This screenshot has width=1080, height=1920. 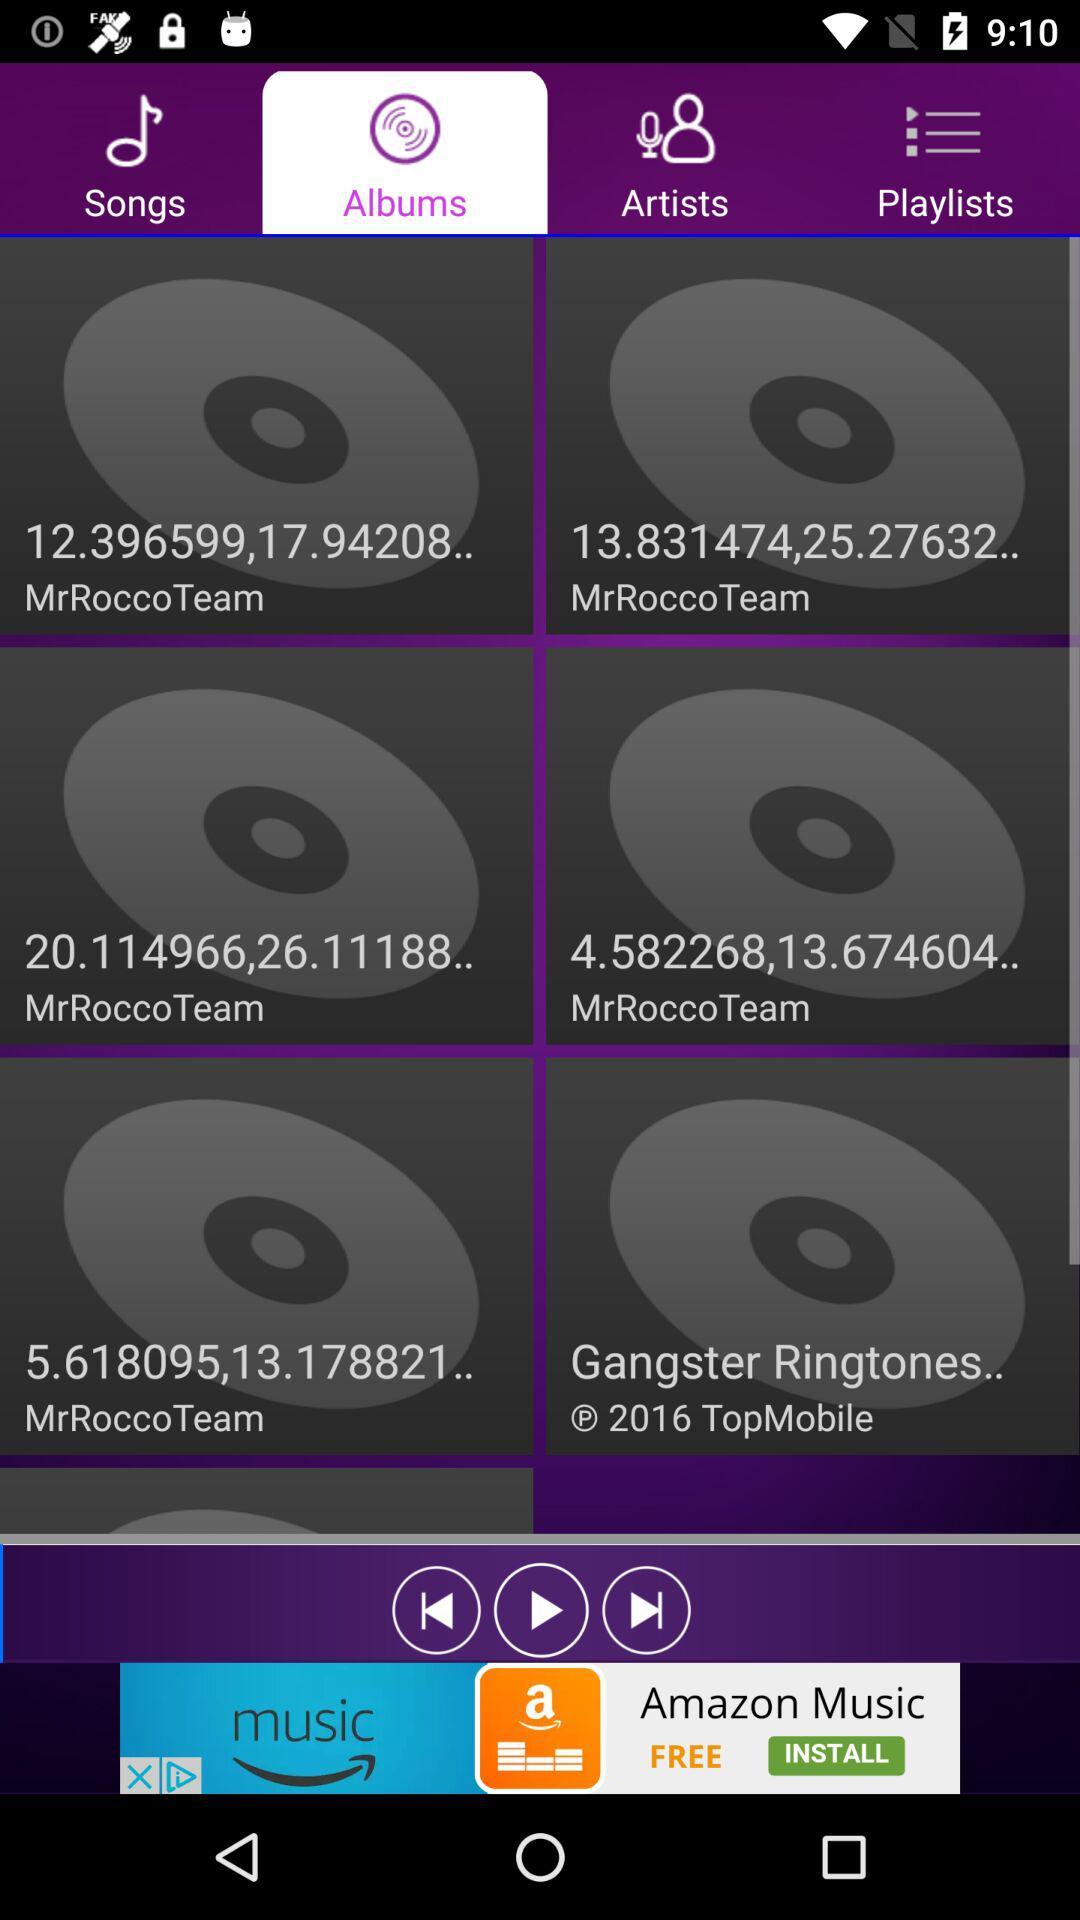 What do you see at coordinates (435, 1610) in the screenshot?
I see `the skip_previous icon` at bounding box center [435, 1610].